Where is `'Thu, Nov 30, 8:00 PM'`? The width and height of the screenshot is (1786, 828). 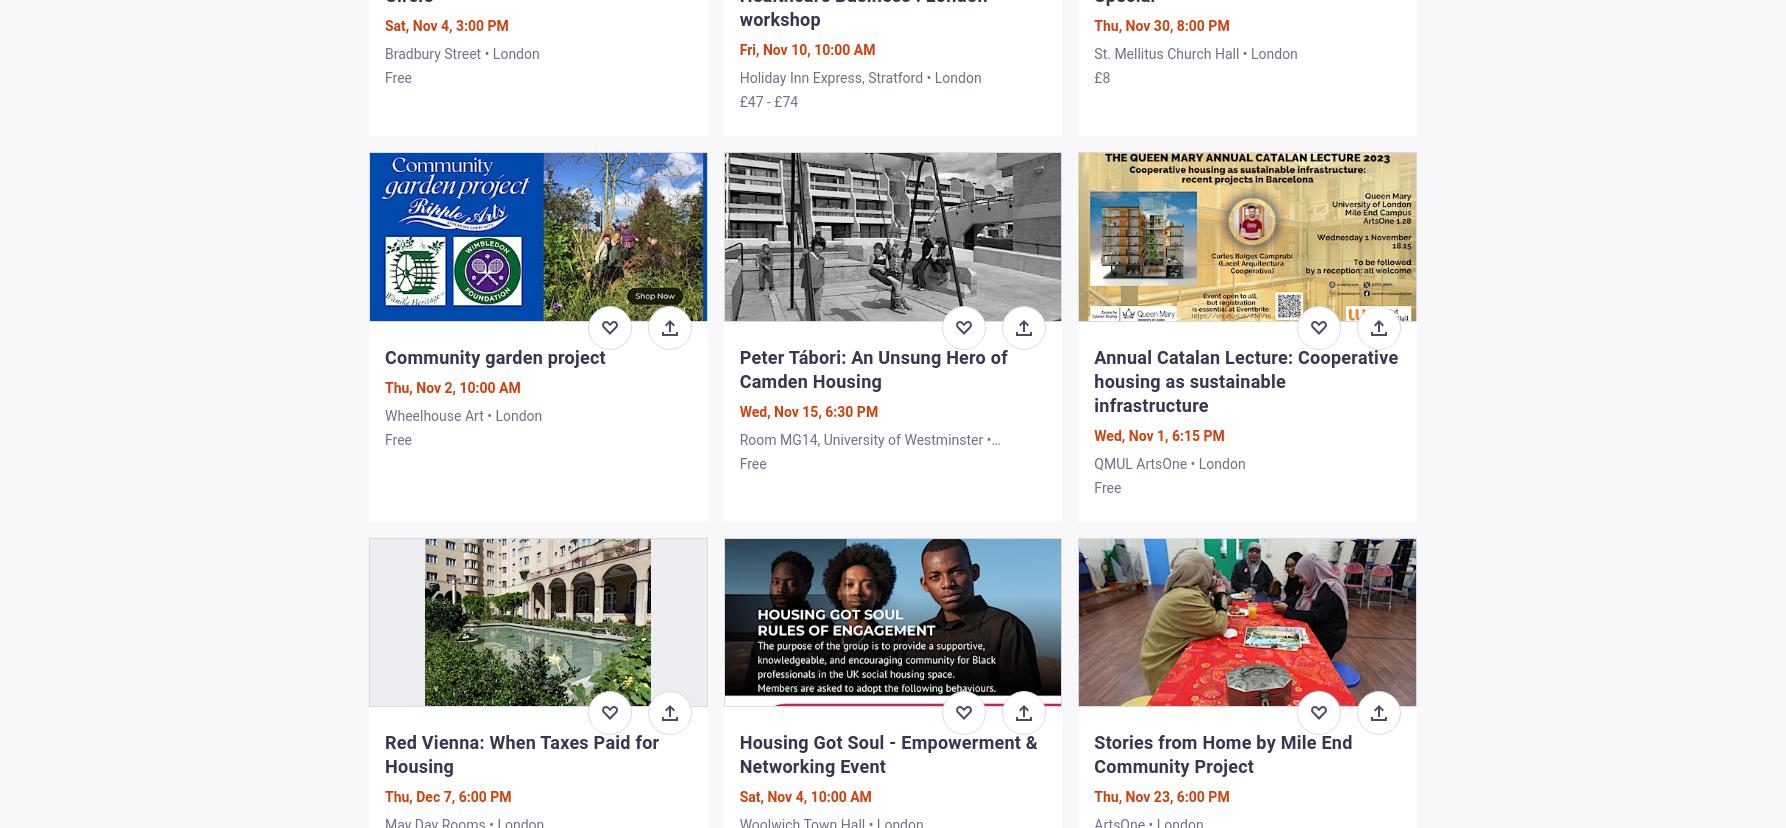 'Thu, Nov 30, 8:00 PM' is located at coordinates (1160, 25).